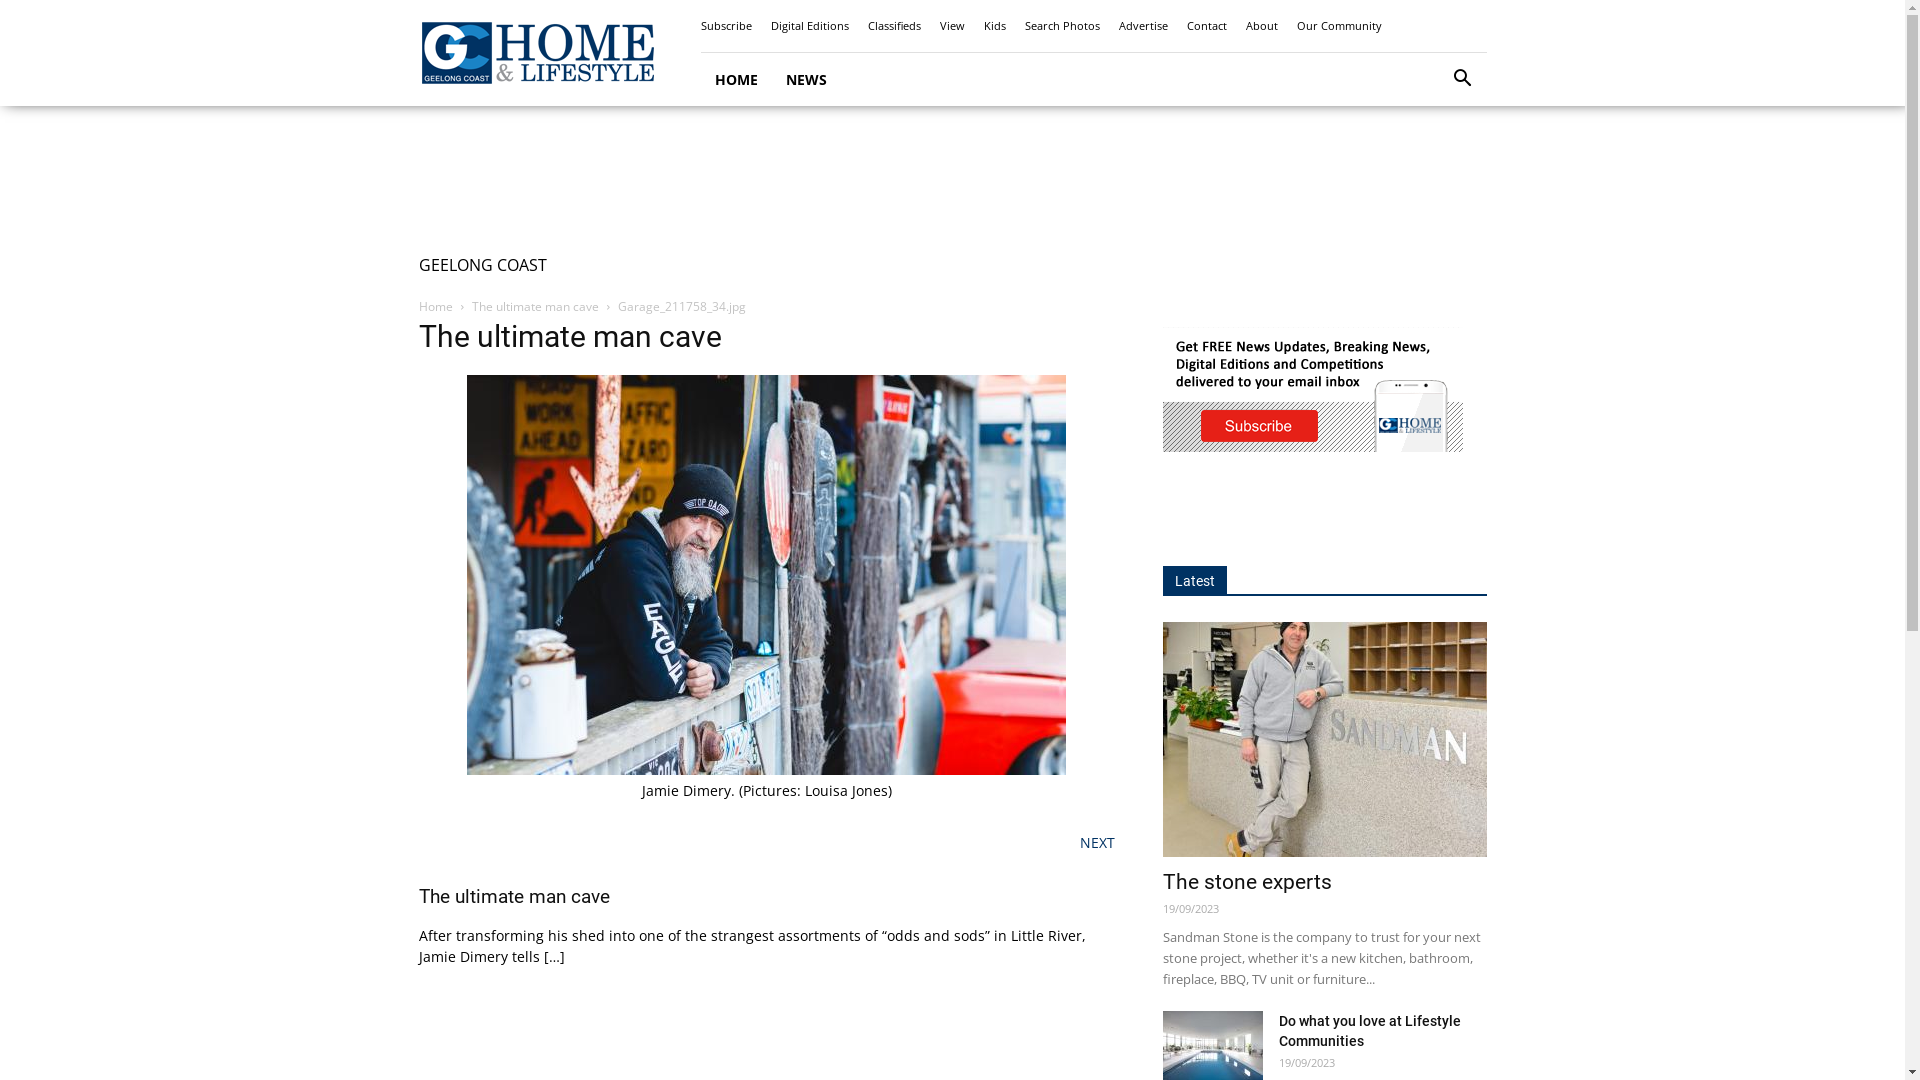 This screenshot has width=1920, height=1080. I want to click on 'The ultimate man cave', so click(535, 306).